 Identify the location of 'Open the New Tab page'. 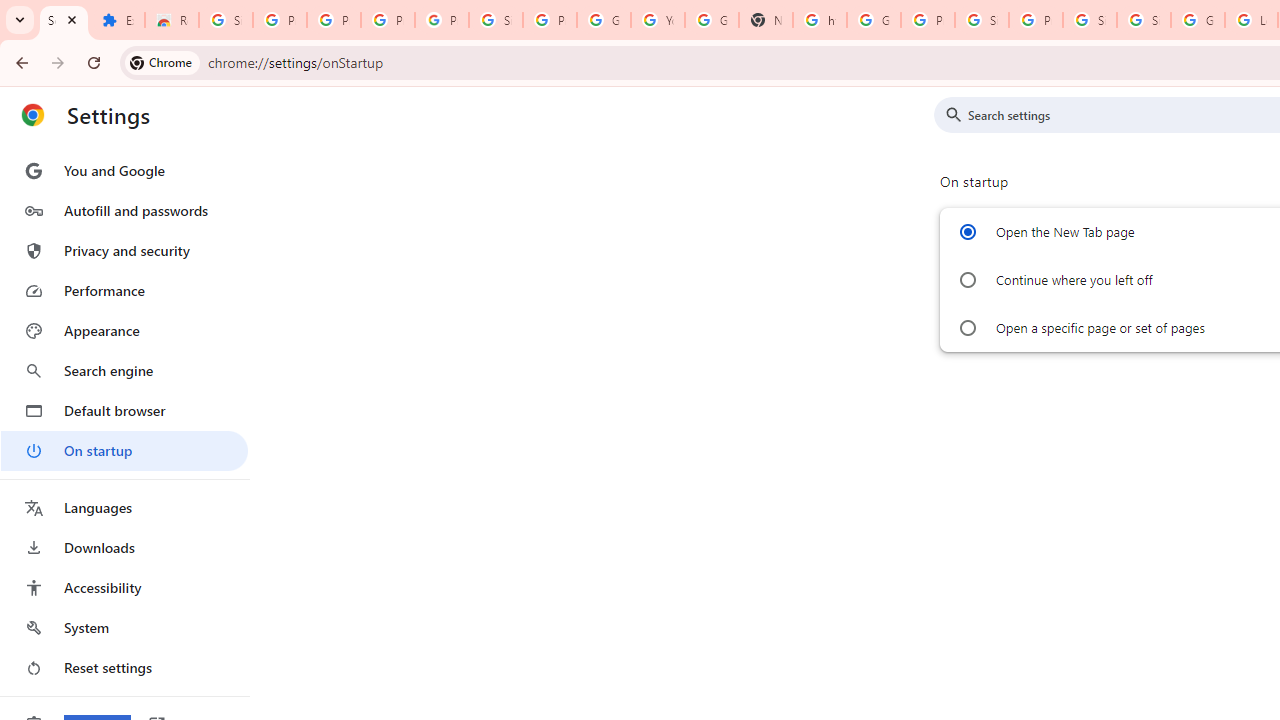
(967, 231).